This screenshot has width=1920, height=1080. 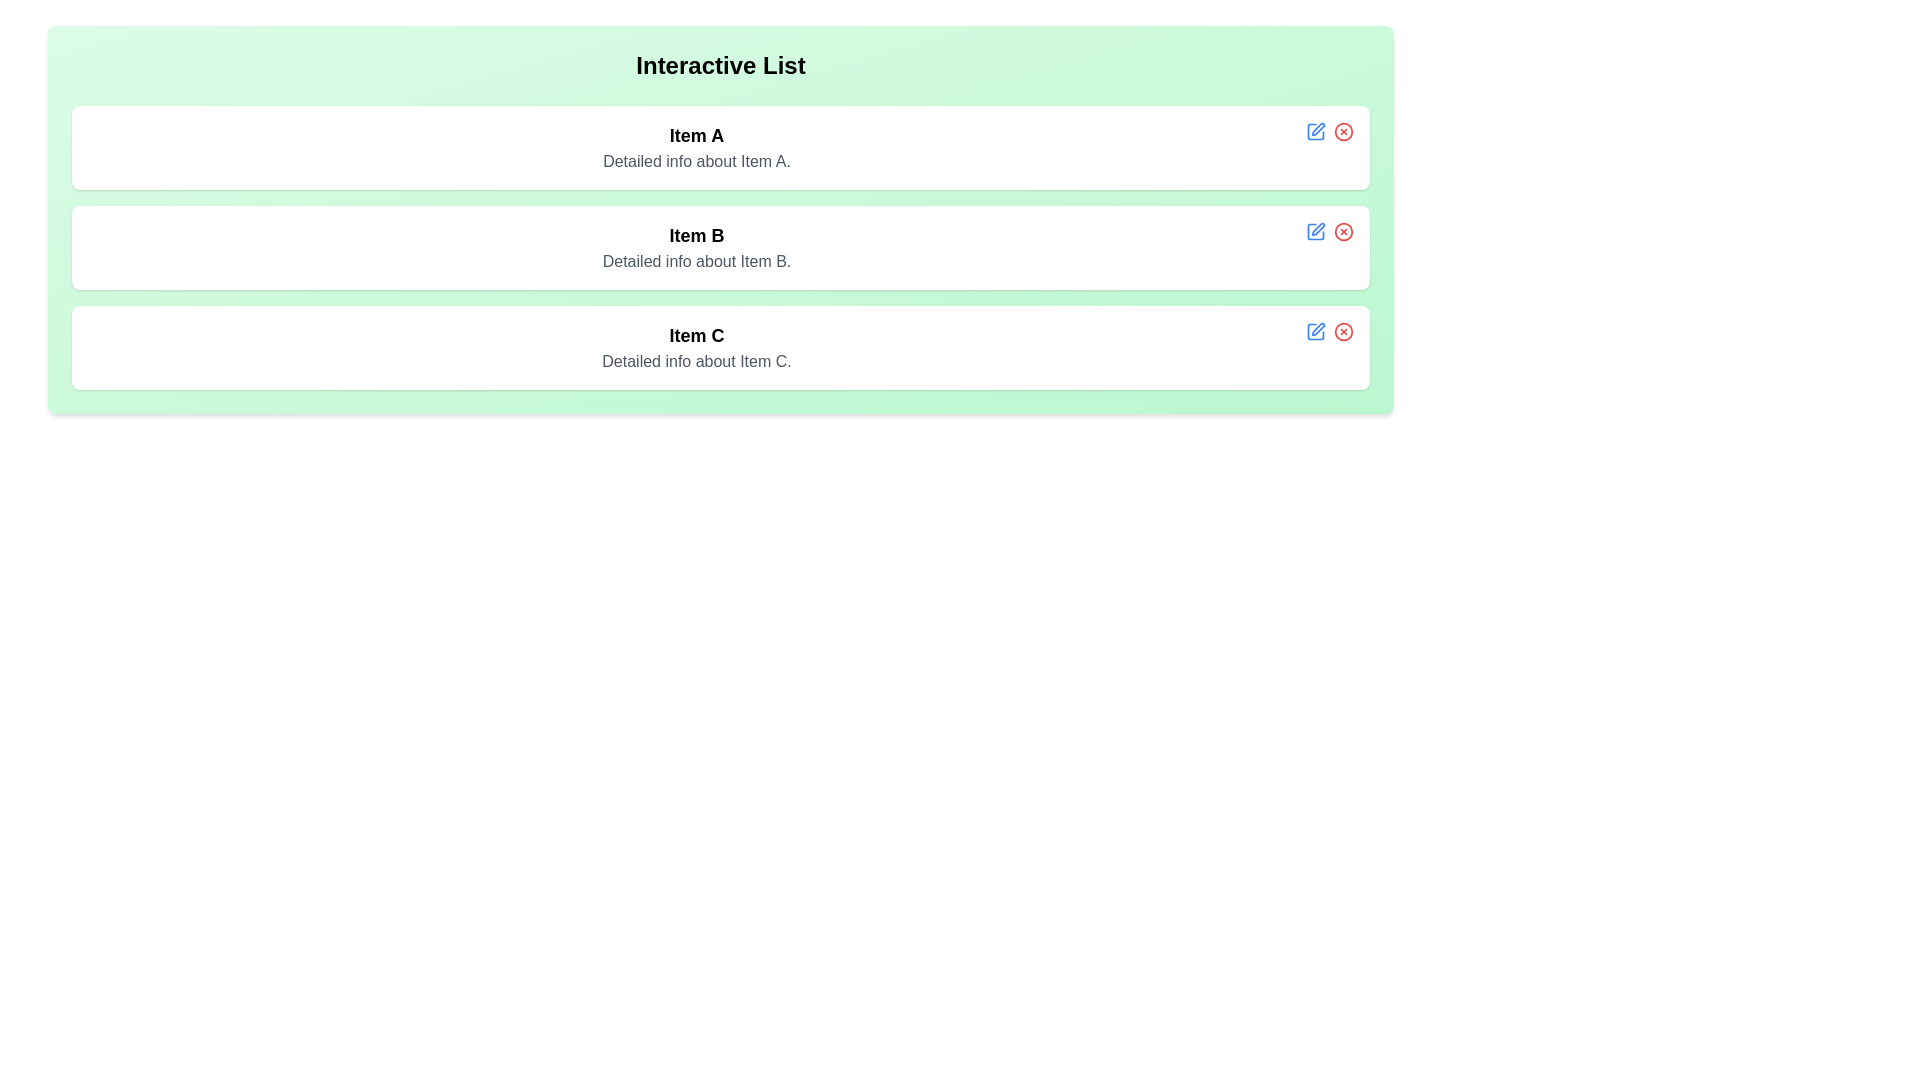 What do you see at coordinates (720, 146) in the screenshot?
I see `the distinct list item labeled 'Item A' with bold font and supporting detail in lighter gray text, which is the first entry in the vertical list below 'Interactive List'` at bounding box center [720, 146].